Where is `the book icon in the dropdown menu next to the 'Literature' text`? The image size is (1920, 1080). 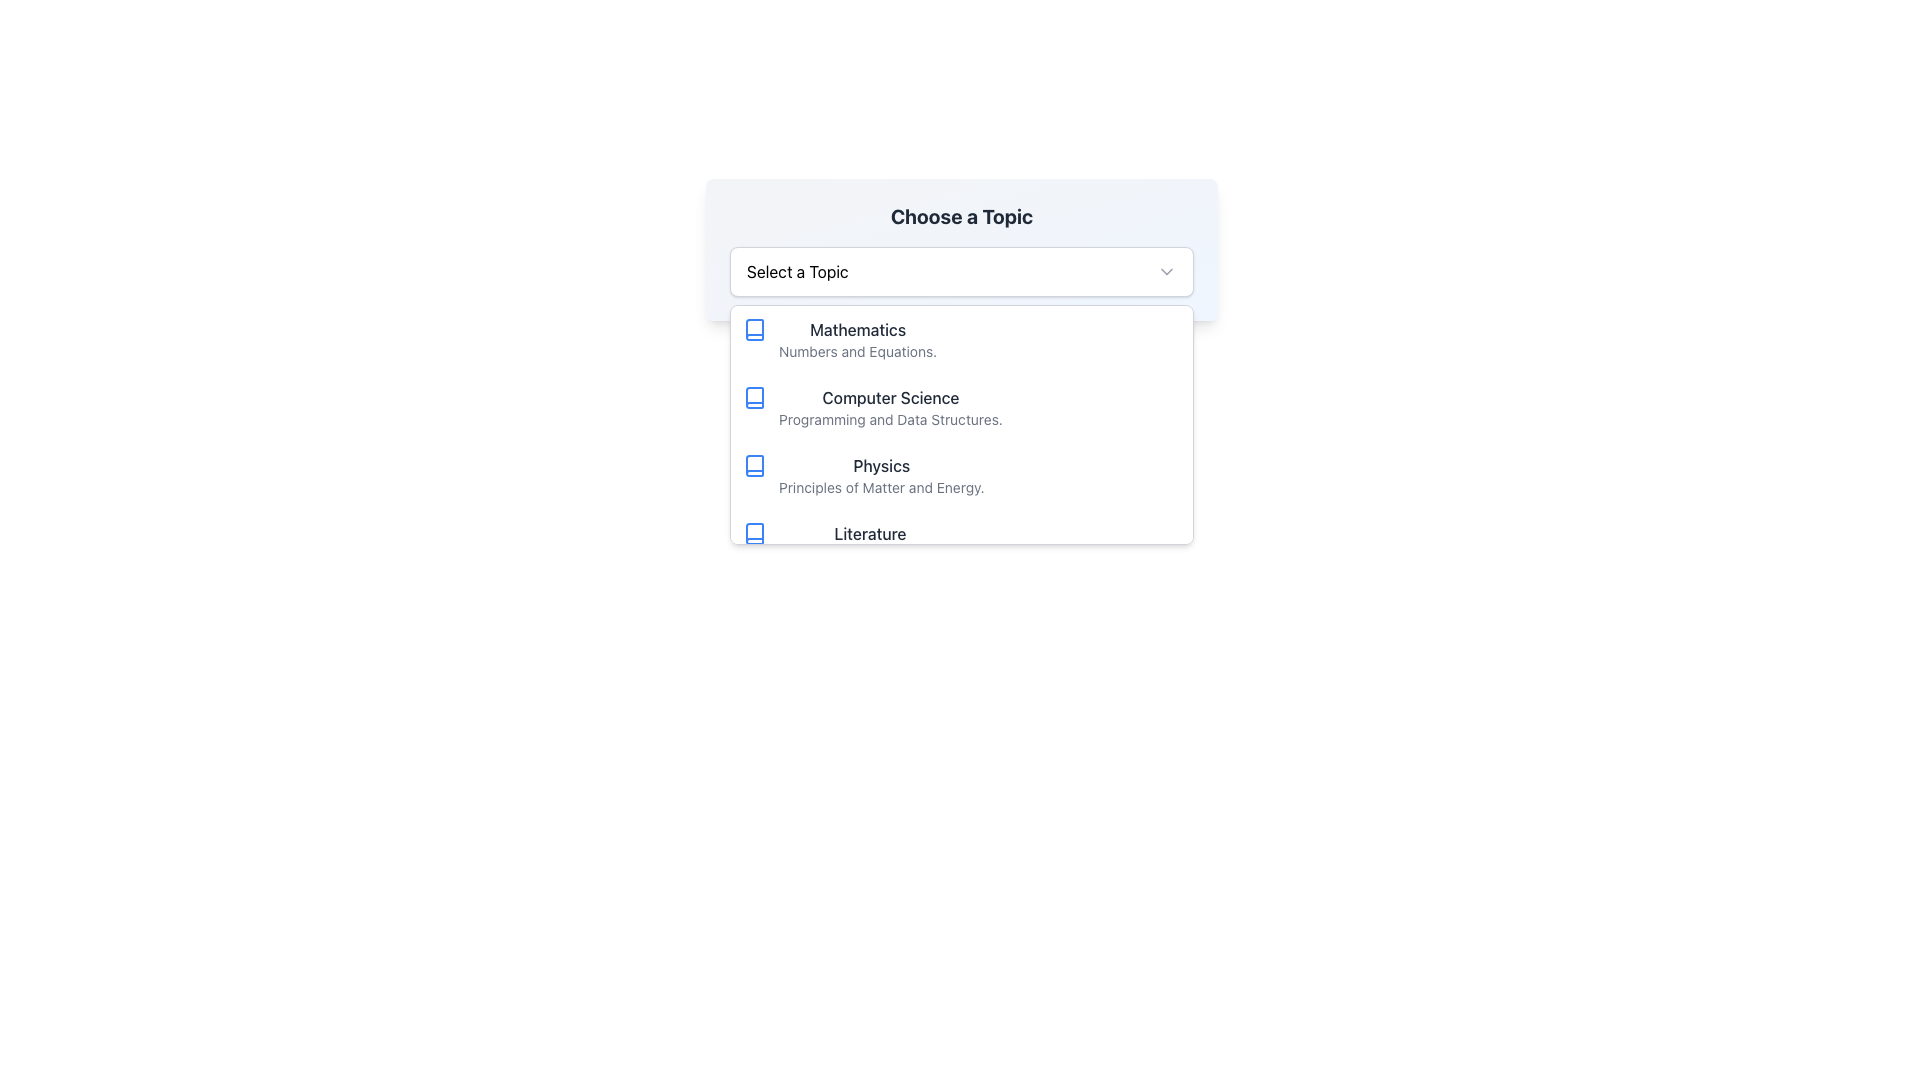
the book icon in the dropdown menu next to the 'Literature' text is located at coordinates (753, 532).